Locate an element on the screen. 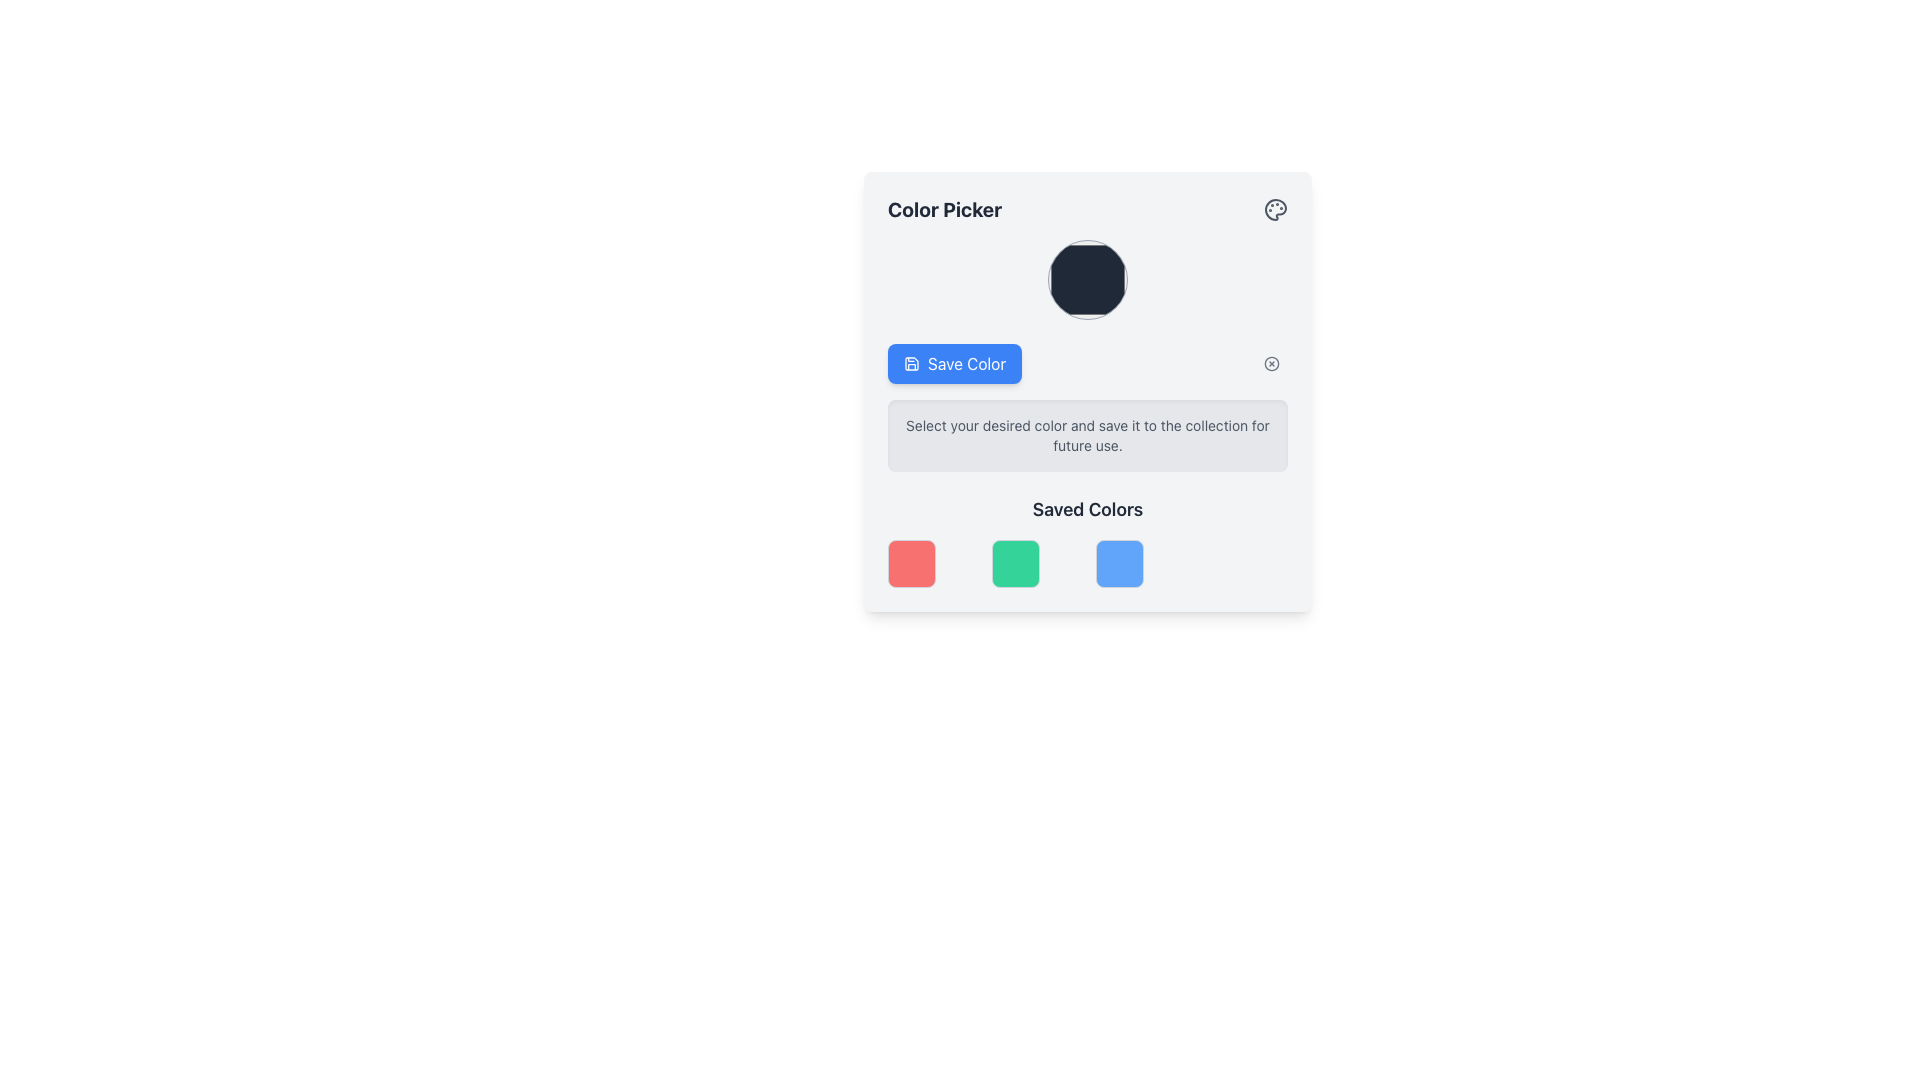 The height and width of the screenshot is (1080, 1920). the second color option in the color picker interface is located at coordinates (1016, 563).